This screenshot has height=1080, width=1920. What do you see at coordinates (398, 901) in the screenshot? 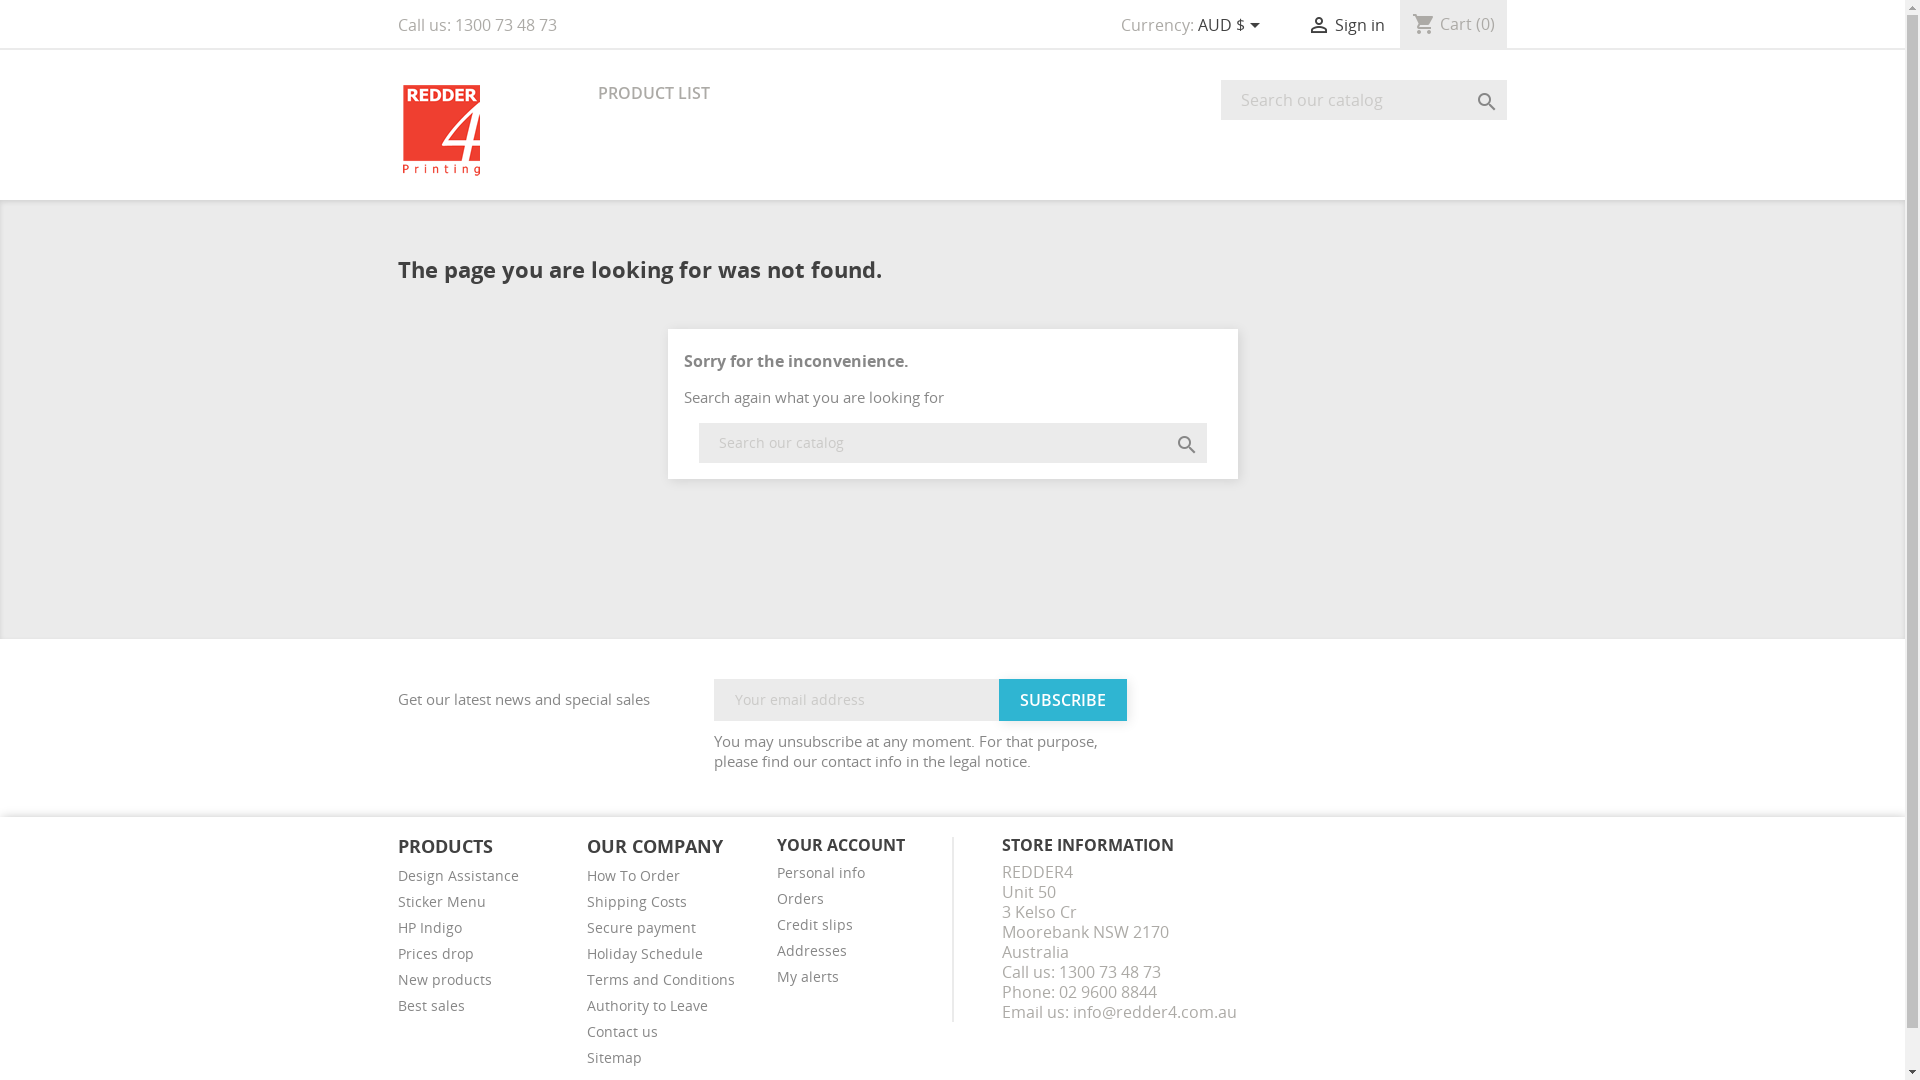
I see `'Sticker Menu'` at bounding box center [398, 901].